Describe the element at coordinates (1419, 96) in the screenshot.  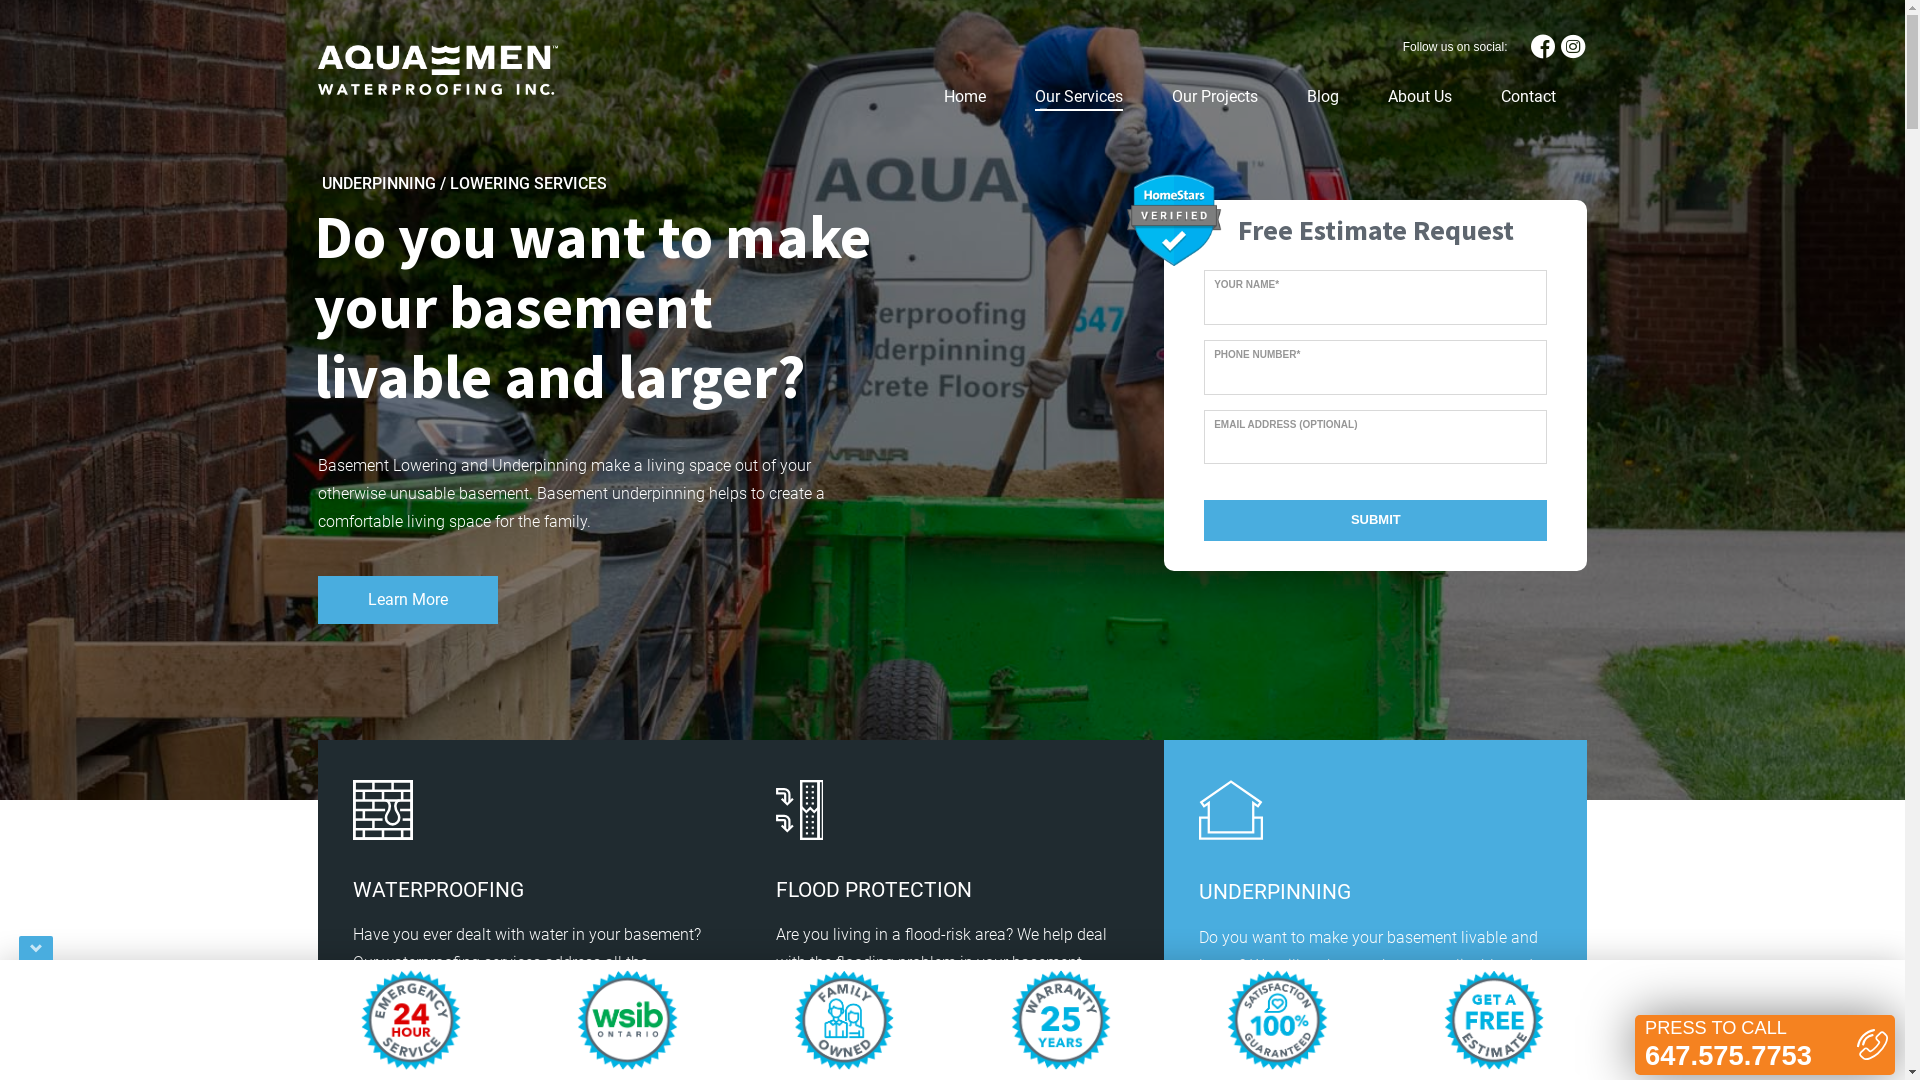
I see `'About Us'` at that location.